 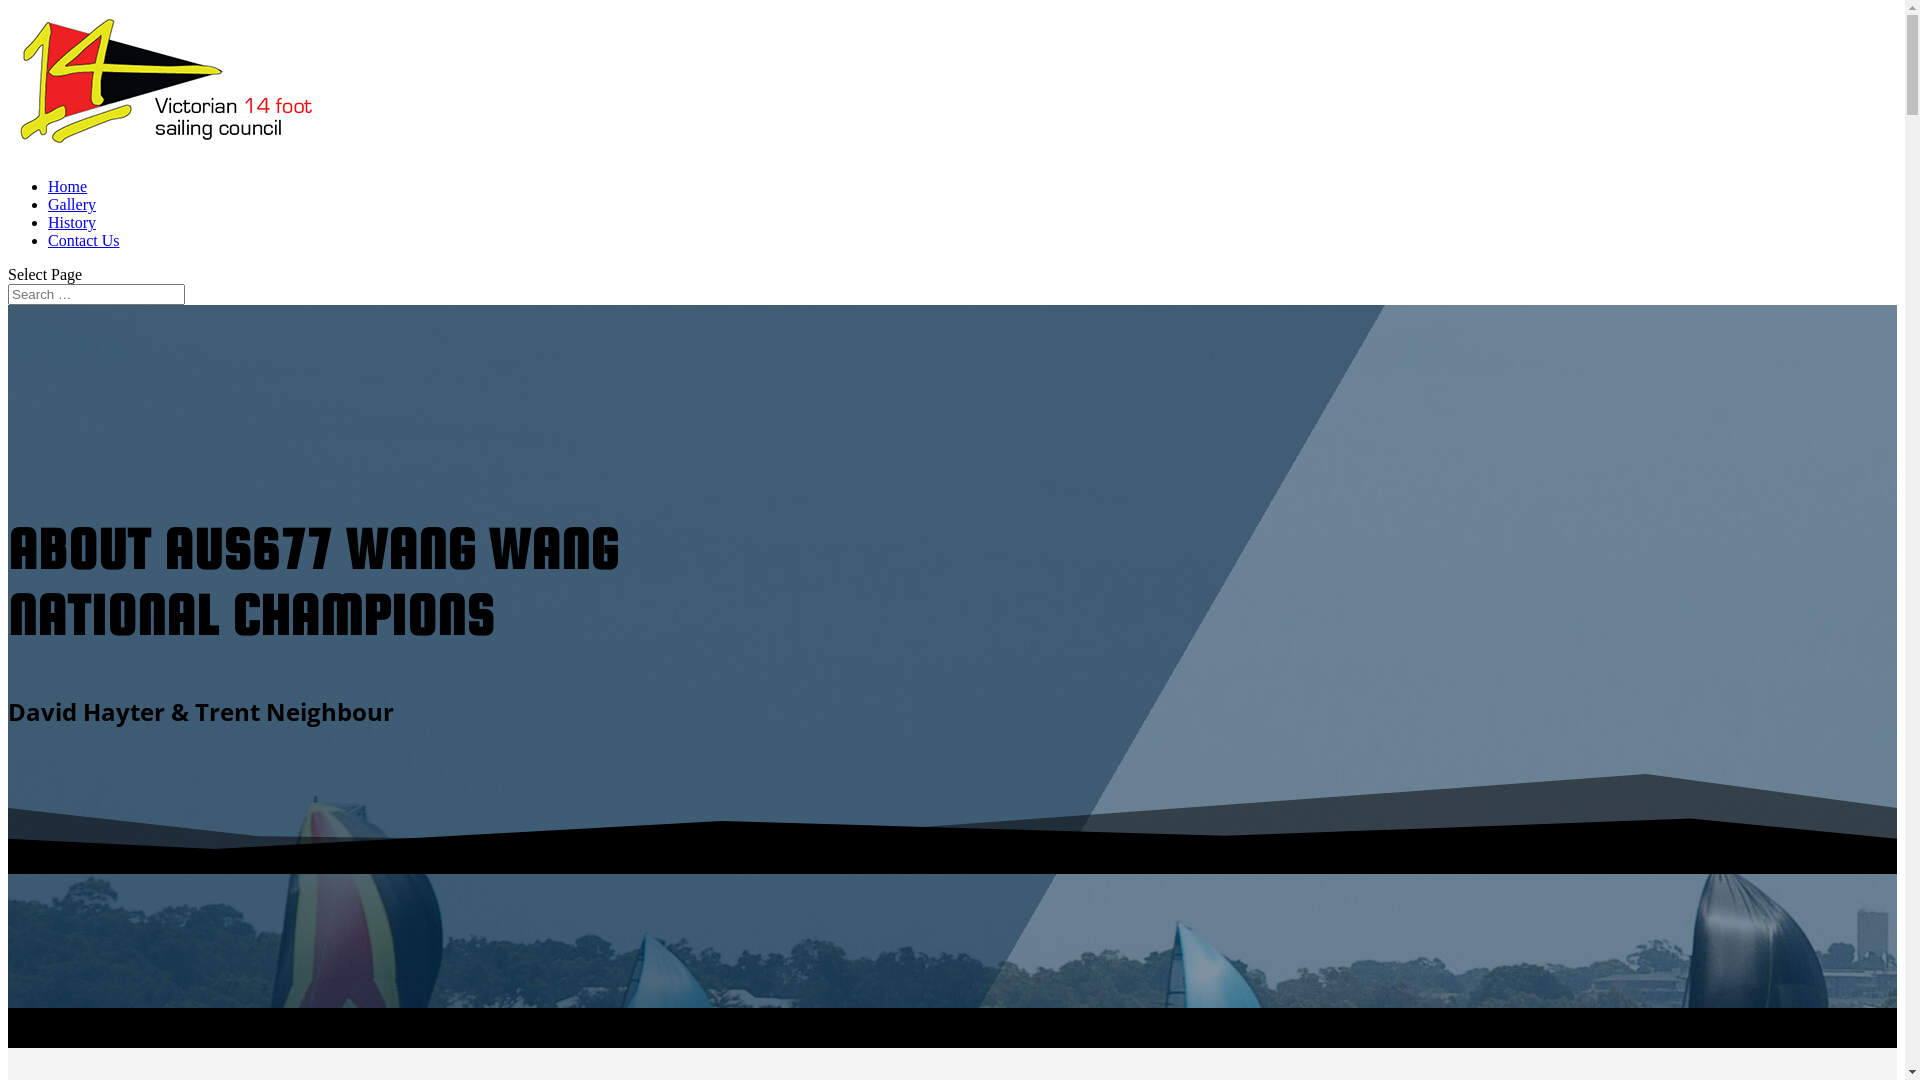 What do you see at coordinates (95, 294) in the screenshot?
I see `'Search for:'` at bounding box center [95, 294].